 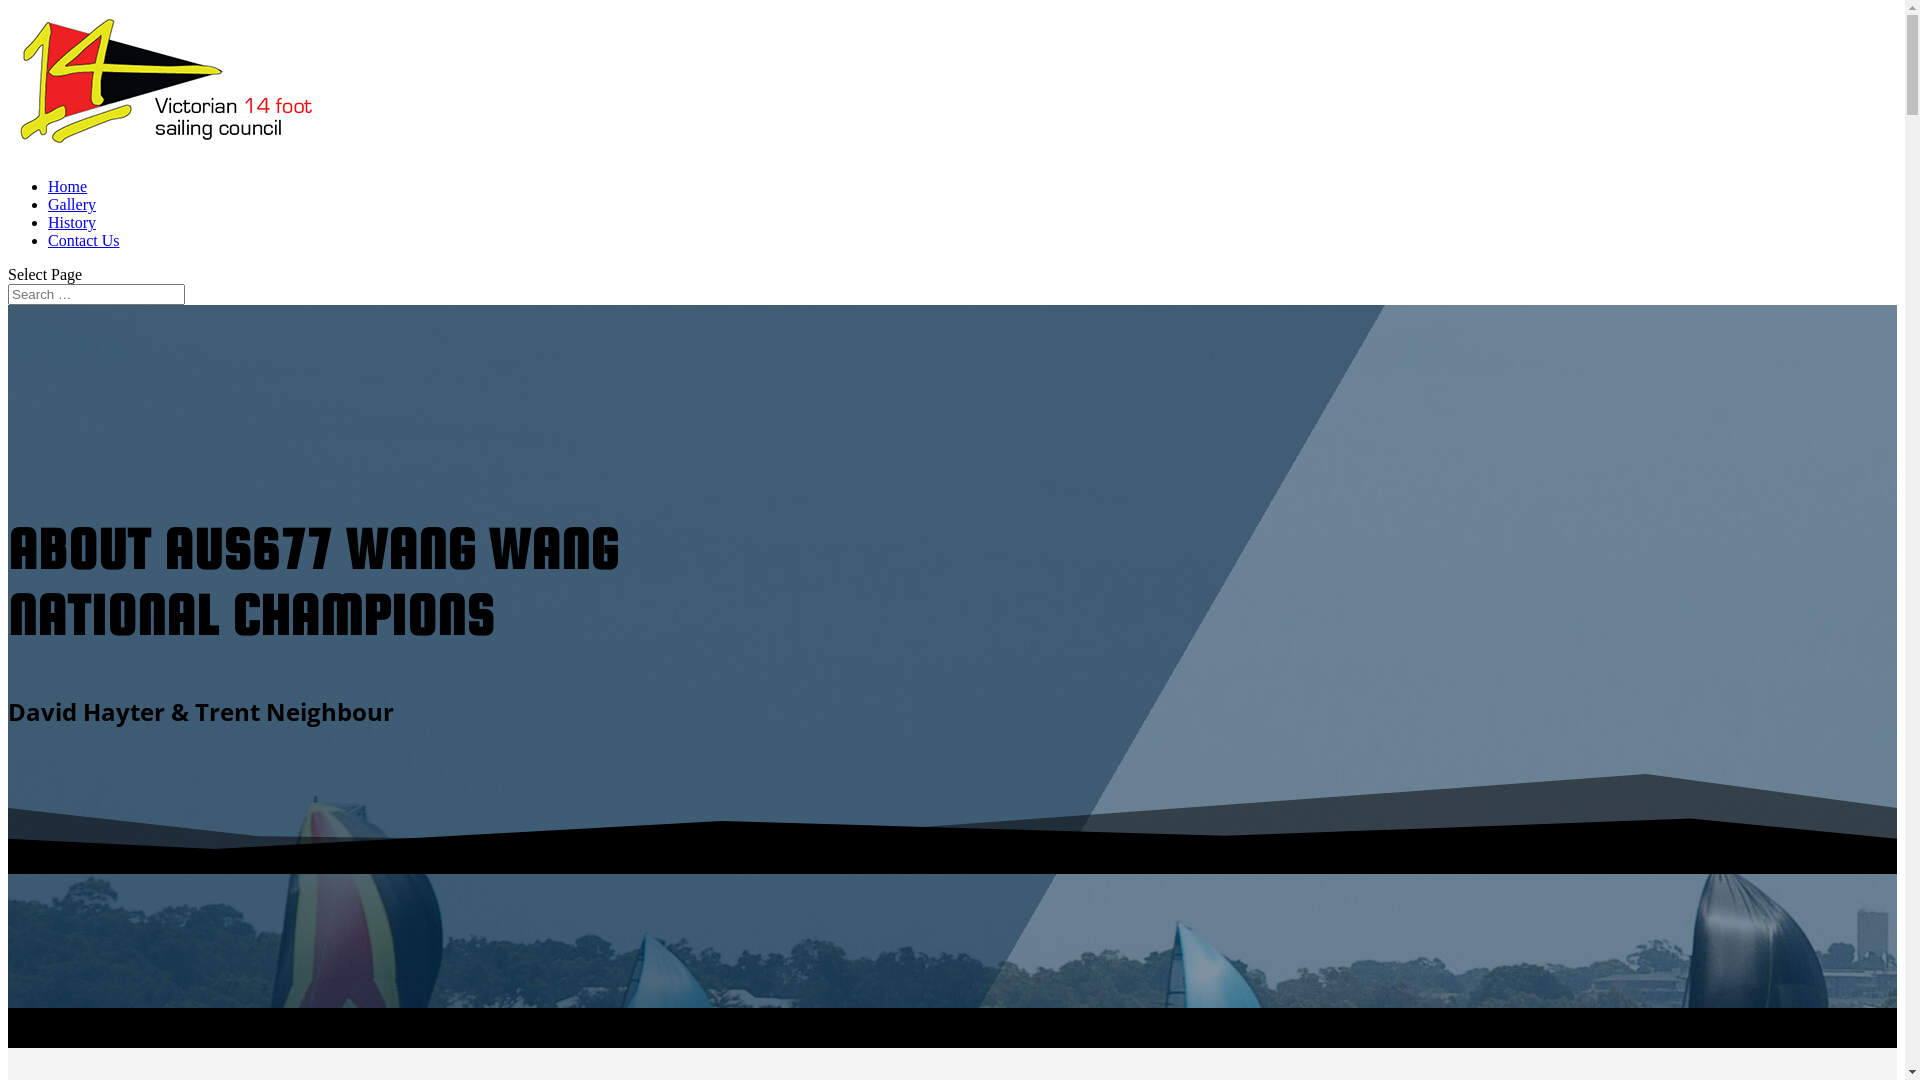 What do you see at coordinates (95, 294) in the screenshot?
I see `'Search for:'` at bounding box center [95, 294].